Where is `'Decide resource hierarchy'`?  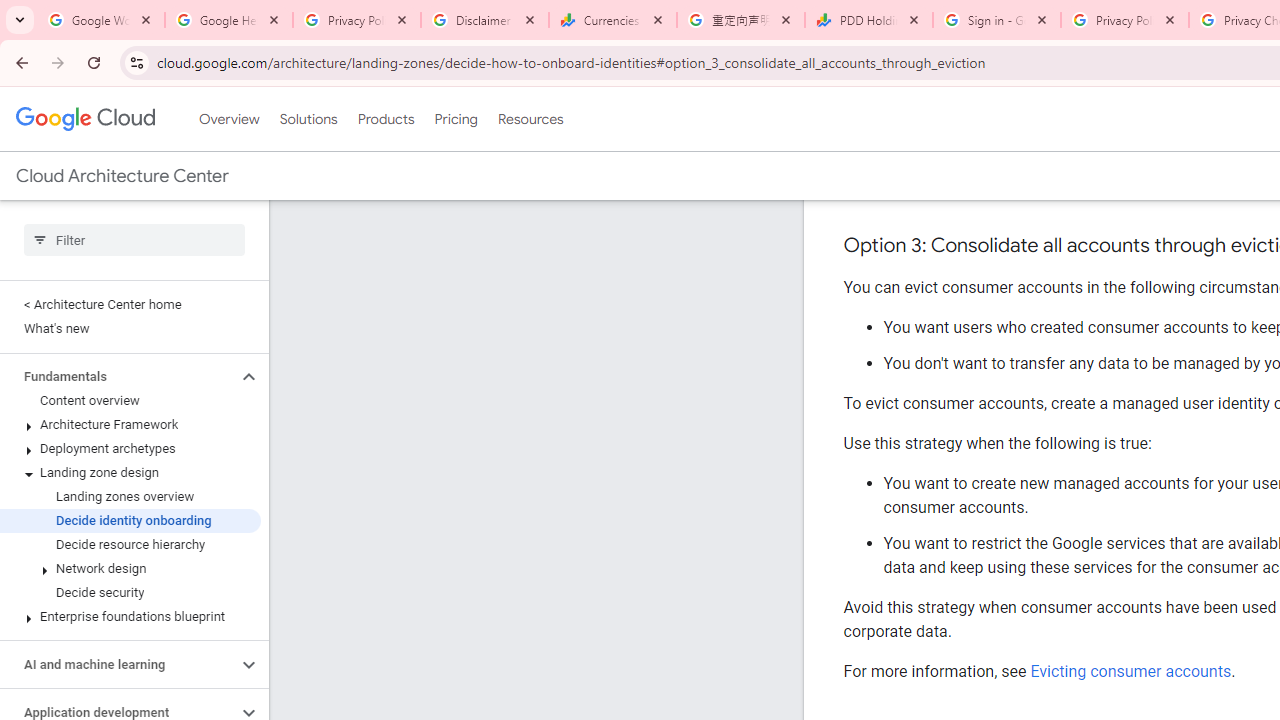 'Decide resource hierarchy' is located at coordinates (129, 545).